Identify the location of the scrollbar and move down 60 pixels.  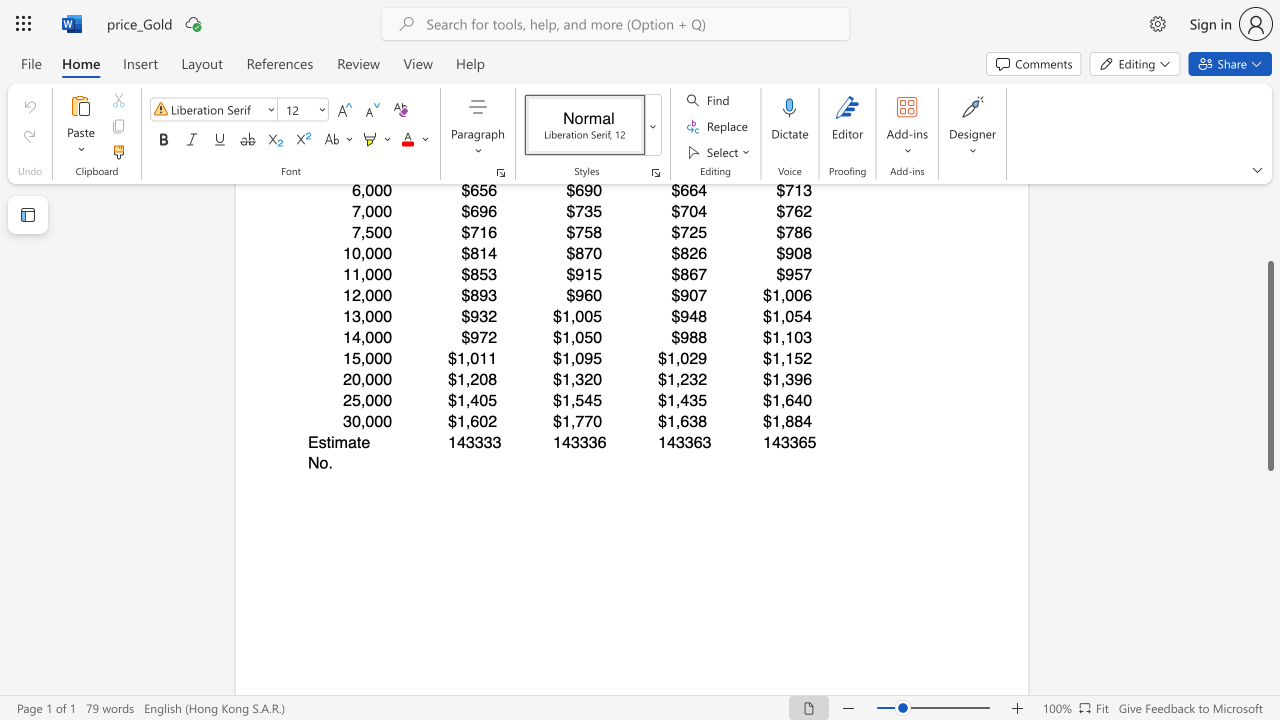
(1269, 366).